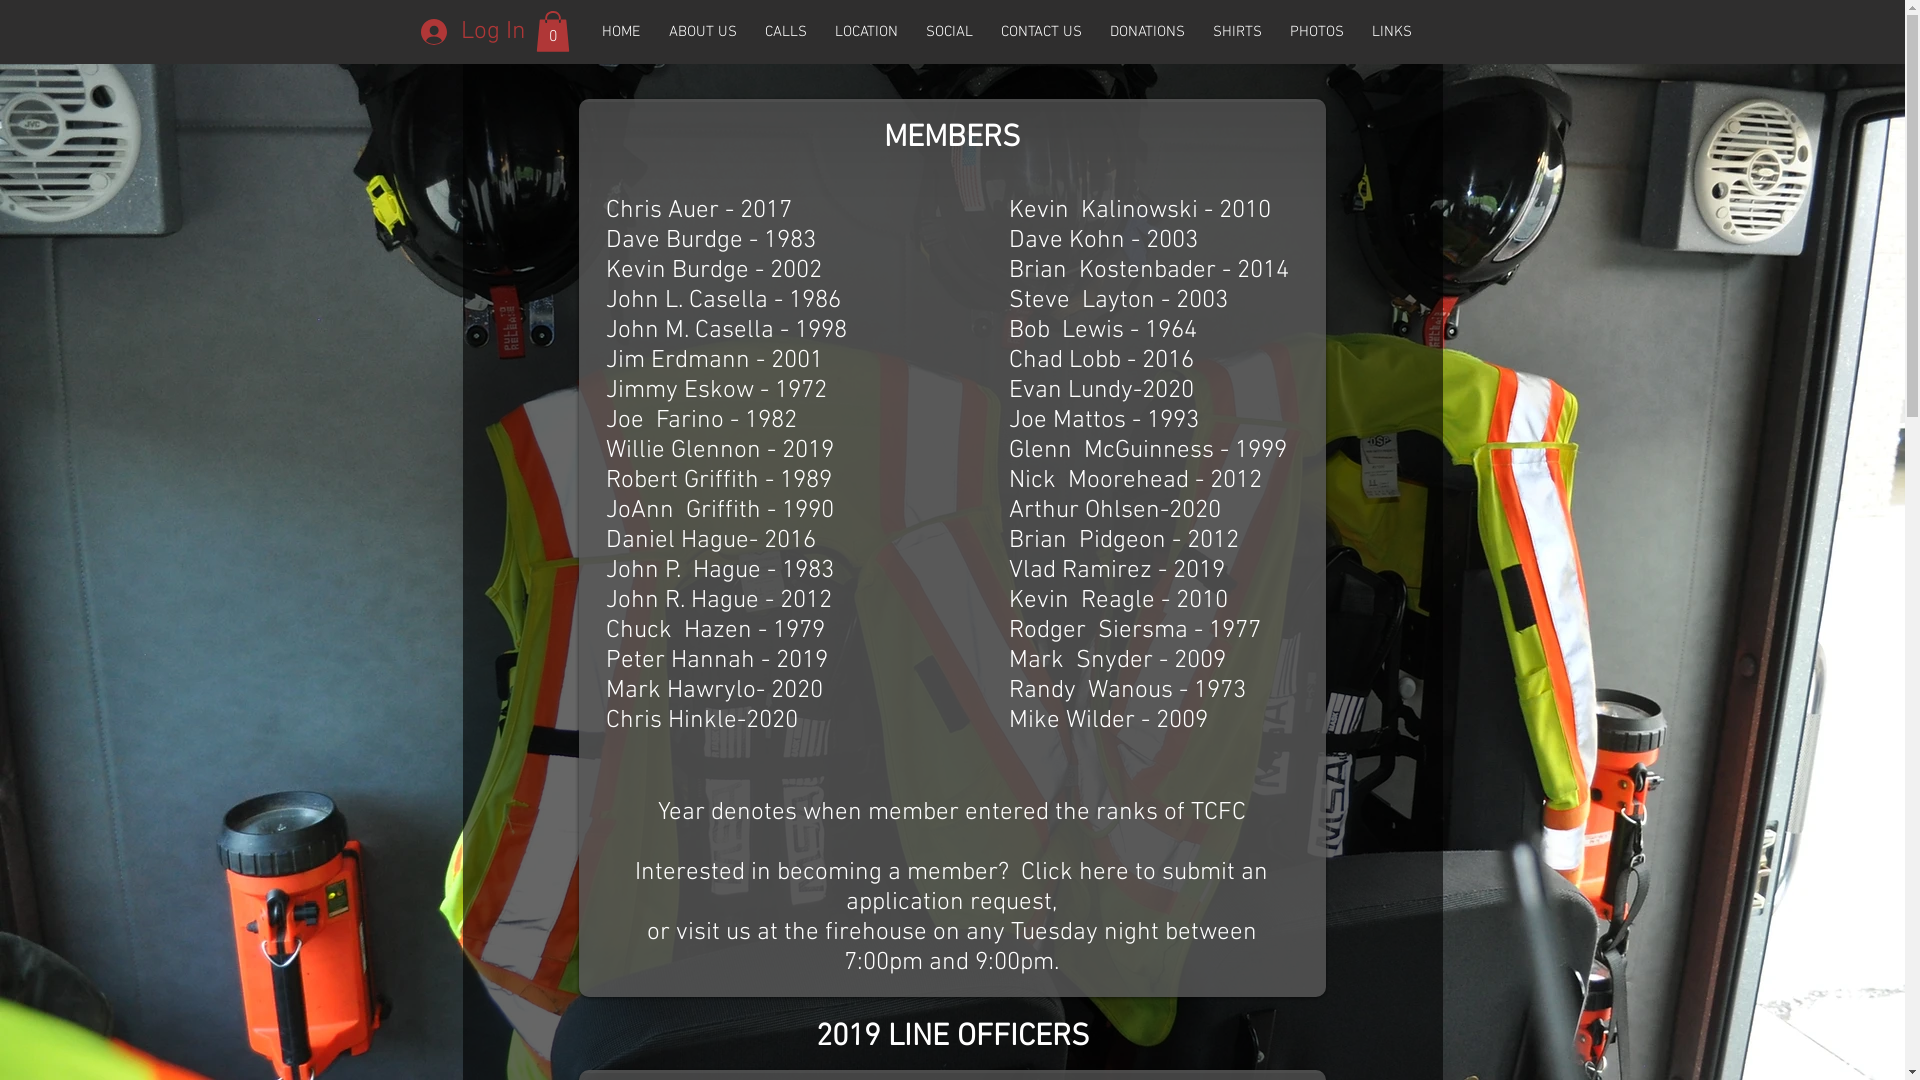 The width and height of the screenshot is (1920, 1080). Describe the element at coordinates (1235, 31) in the screenshot. I see `'SHIRTS'` at that location.